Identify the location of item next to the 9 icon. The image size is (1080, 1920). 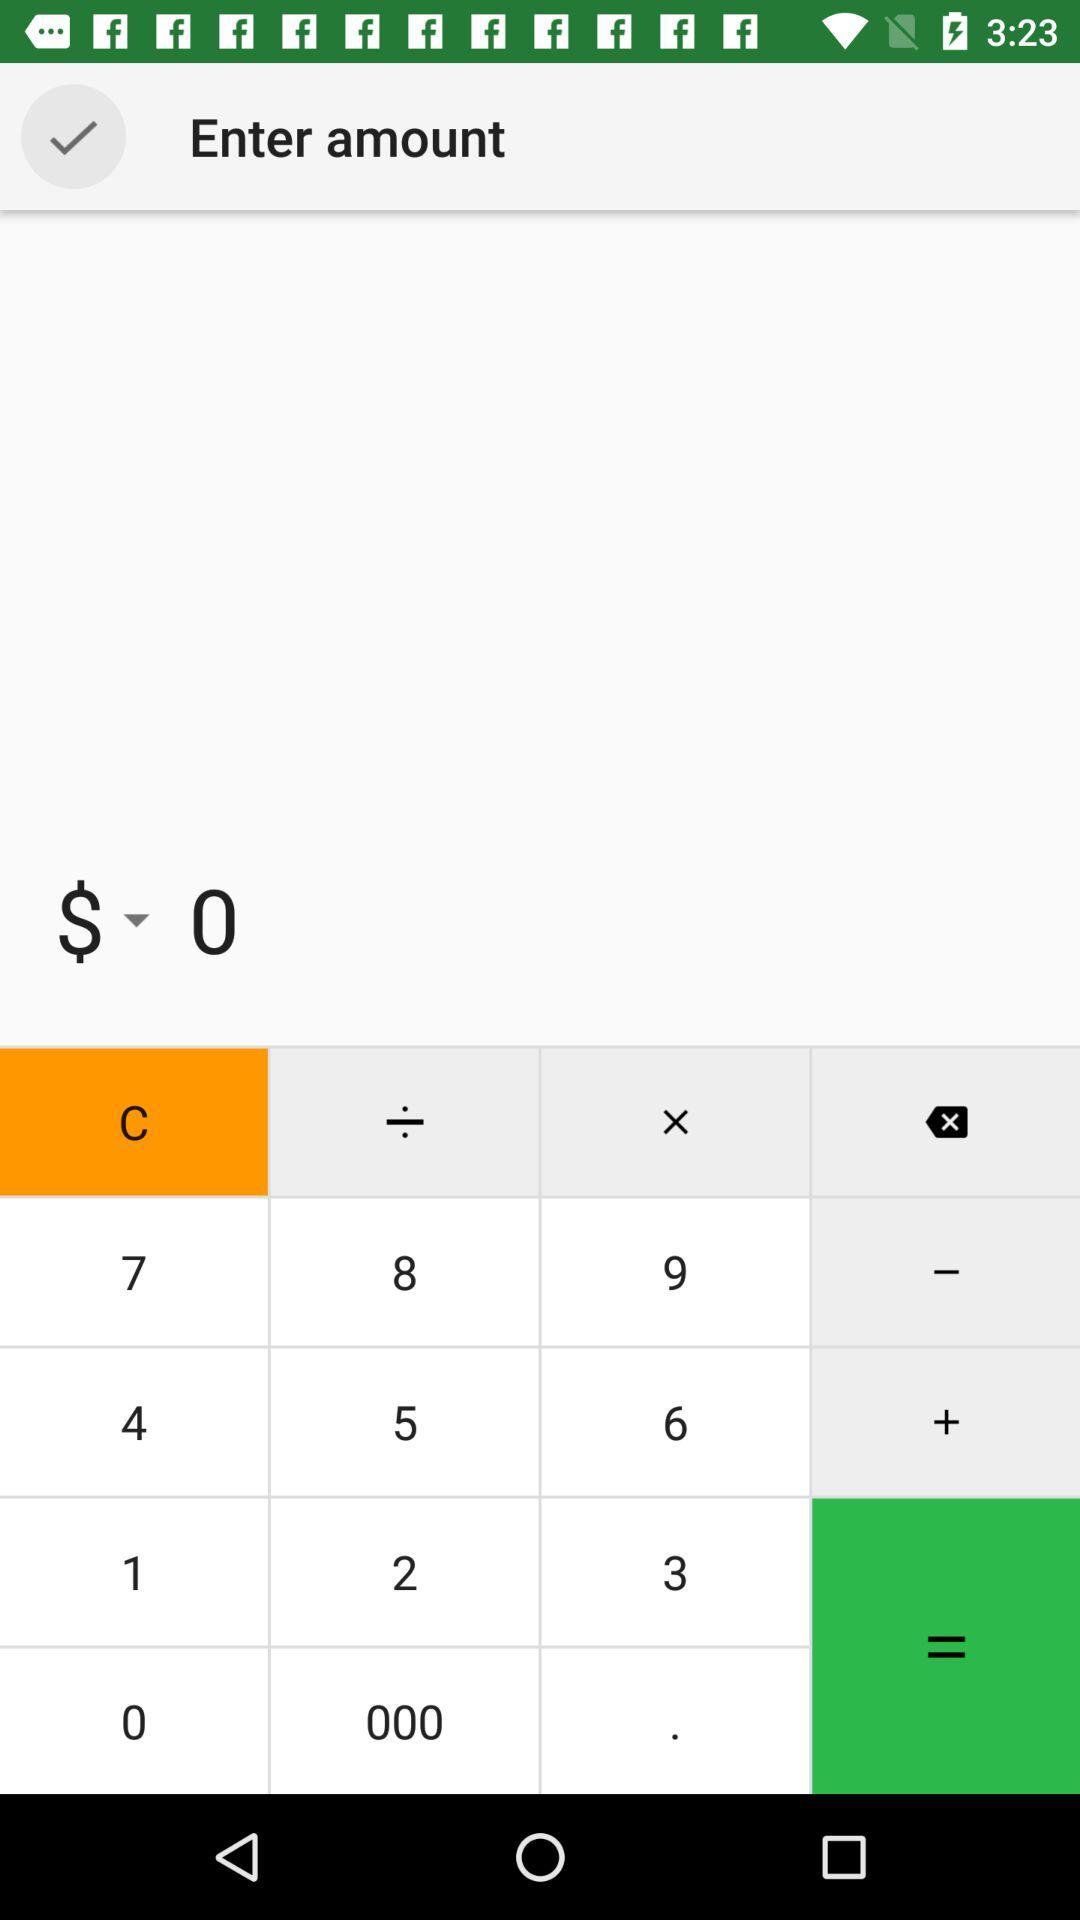
(404, 1420).